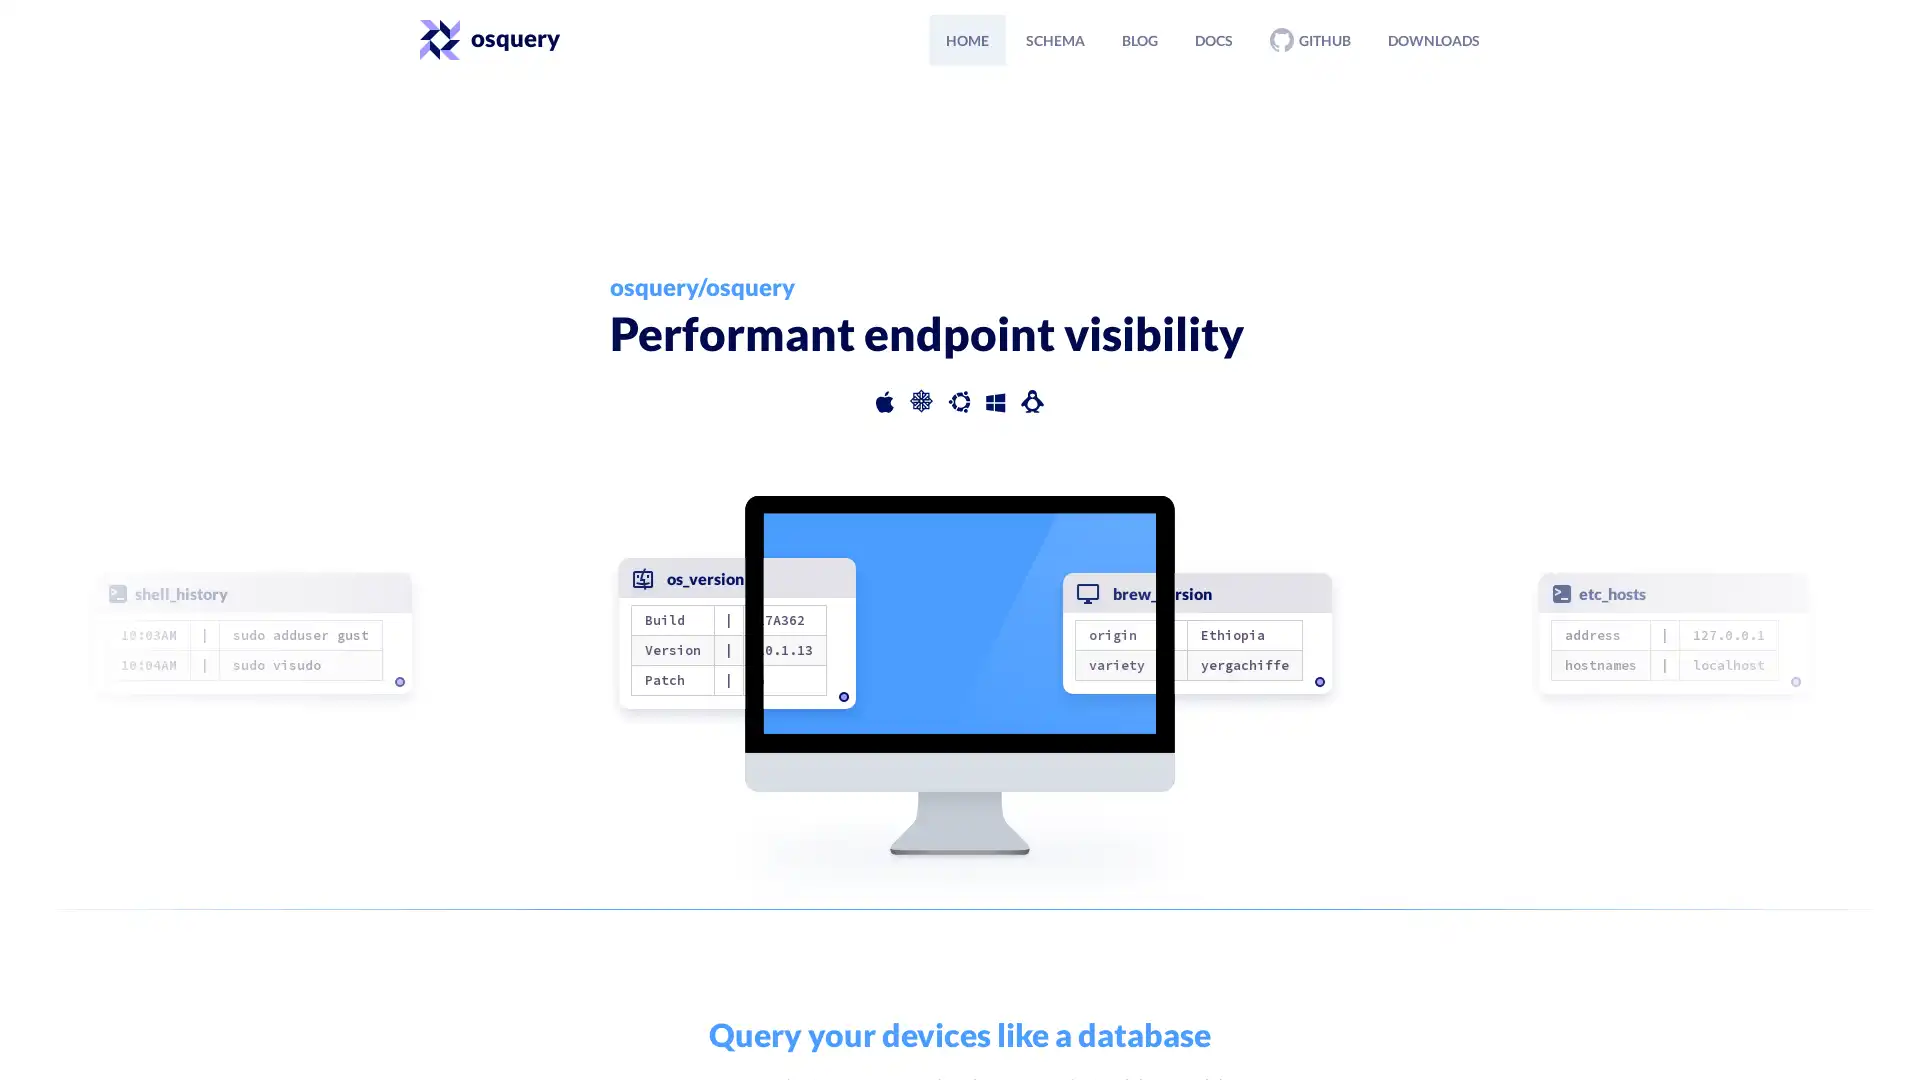 Image resolution: width=1920 pixels, height=1080 pixels. What do you see at coordinates (1213, 39) in the screenshot?
I see `DOCS` at bounding box center [1213, 39].